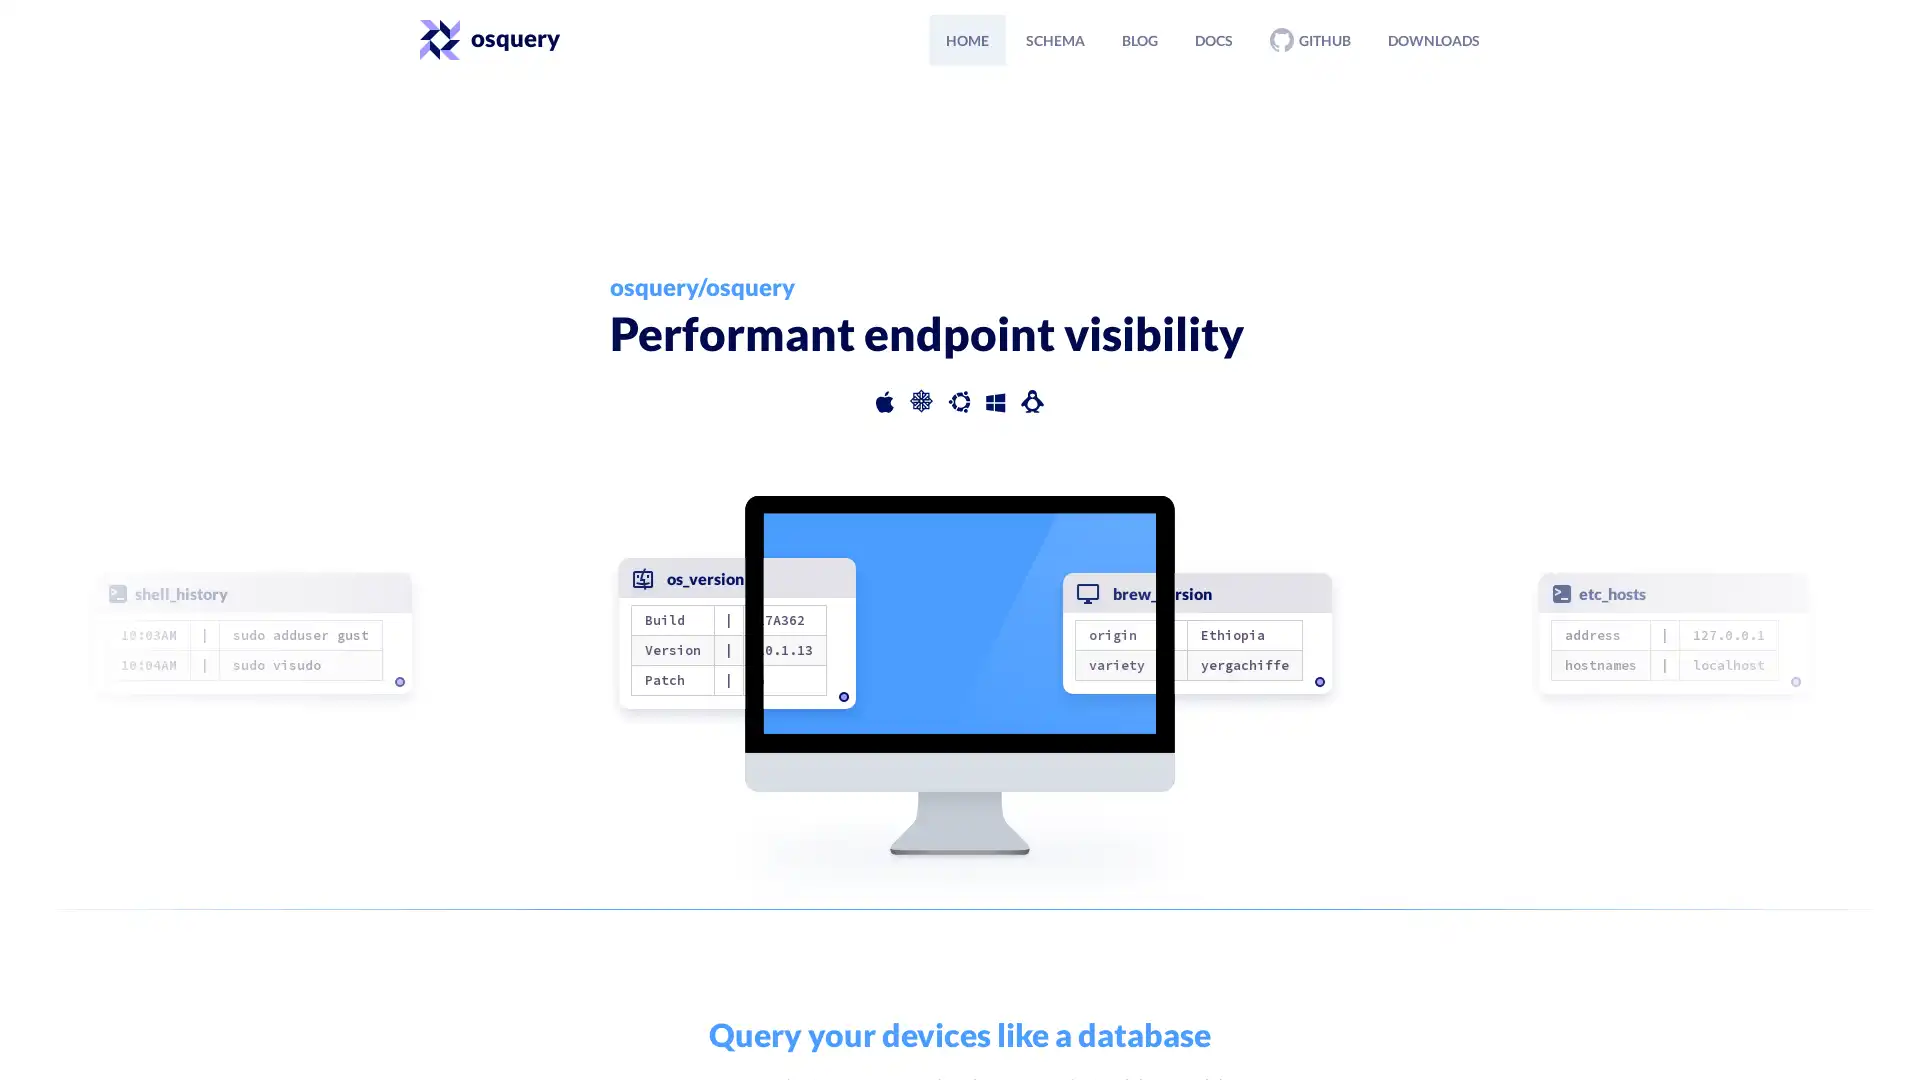 Image resolution: width=1920 pixels, height=1080 pixels. What do you see at coordinates (1213, 39) in the screenshot?
I see `DOCS` at bounding box center [1213, 39].